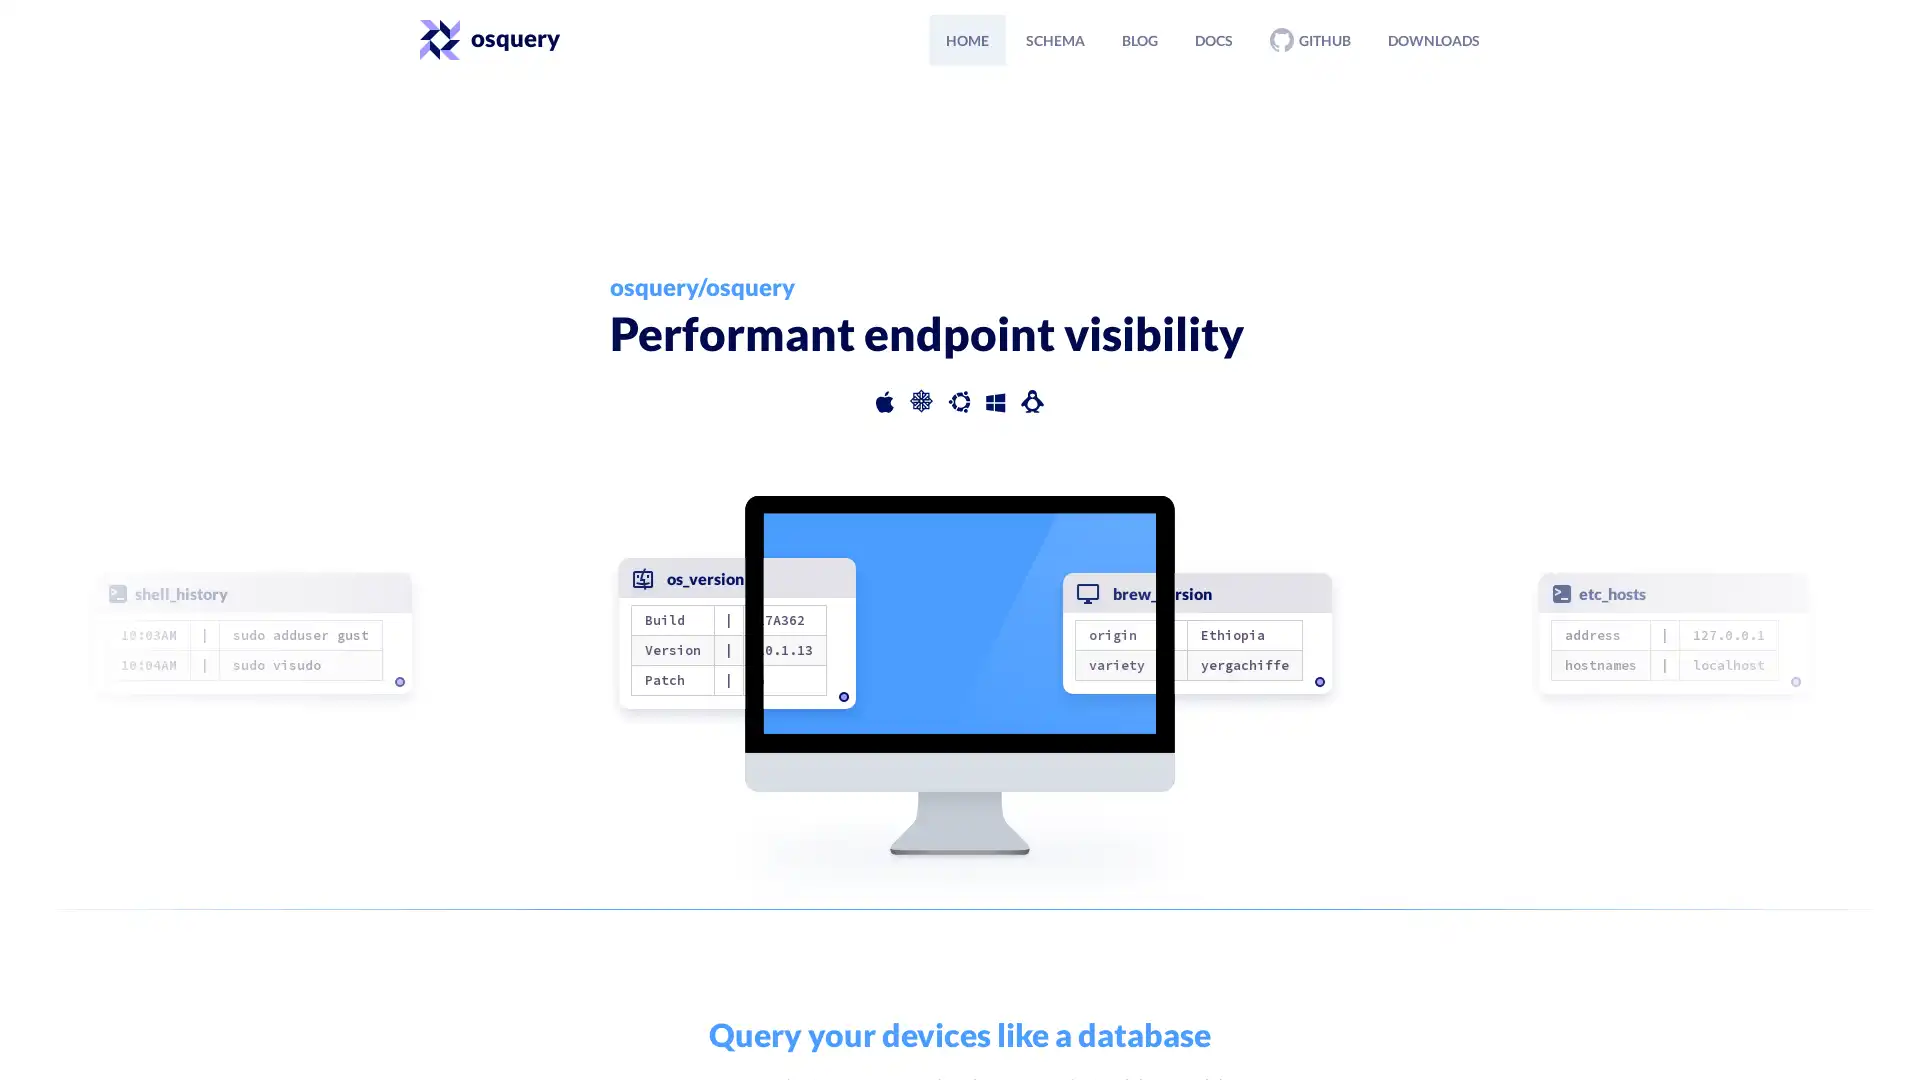 Image resolution: width=1920 pixels, height=1080 pixels. What do you see at coordinates (1213, 39) in the screenshot?
I see `DOCS` at bounding box center [1213, 39].